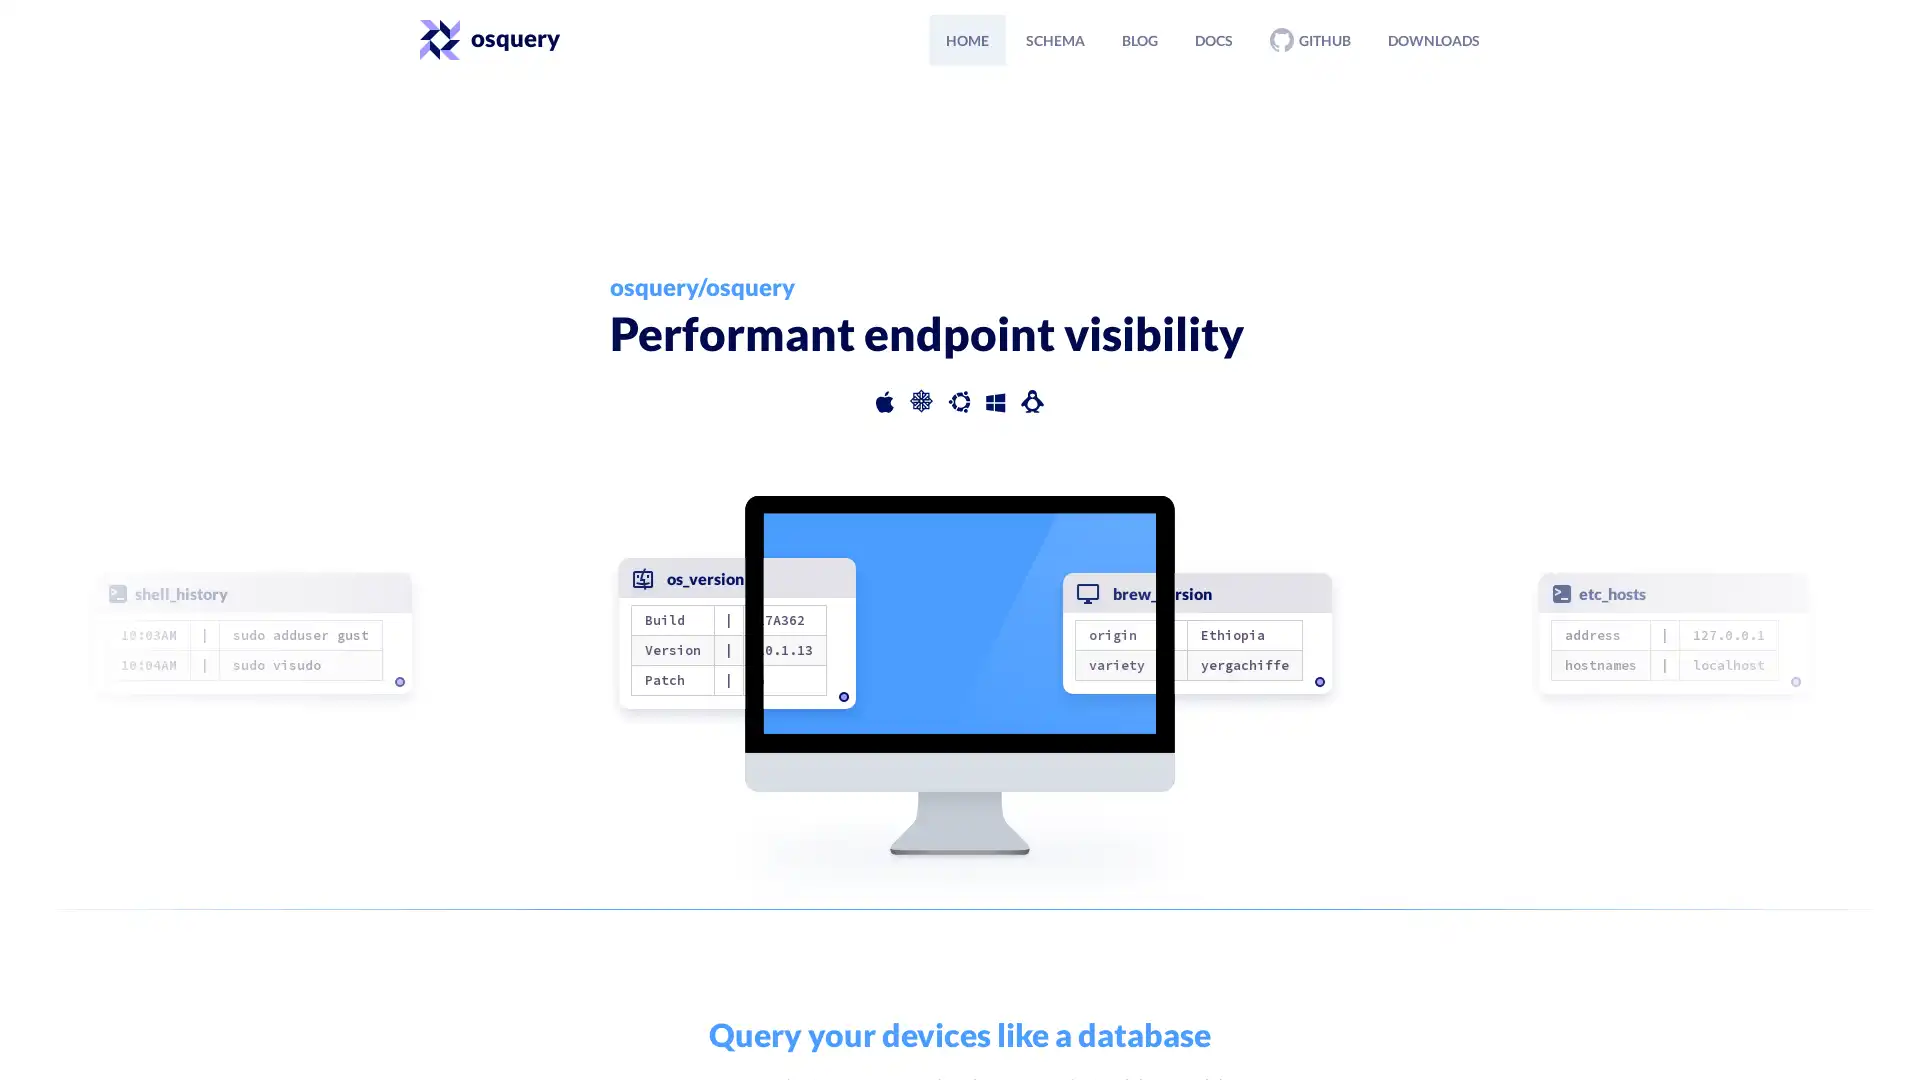 Image resolution: width=1920 pixels, height=1080 pixels. What do you see at coordinates (1213, 39) in the screenshot?
I see `DOCS` at bounding box center [1213, 39].